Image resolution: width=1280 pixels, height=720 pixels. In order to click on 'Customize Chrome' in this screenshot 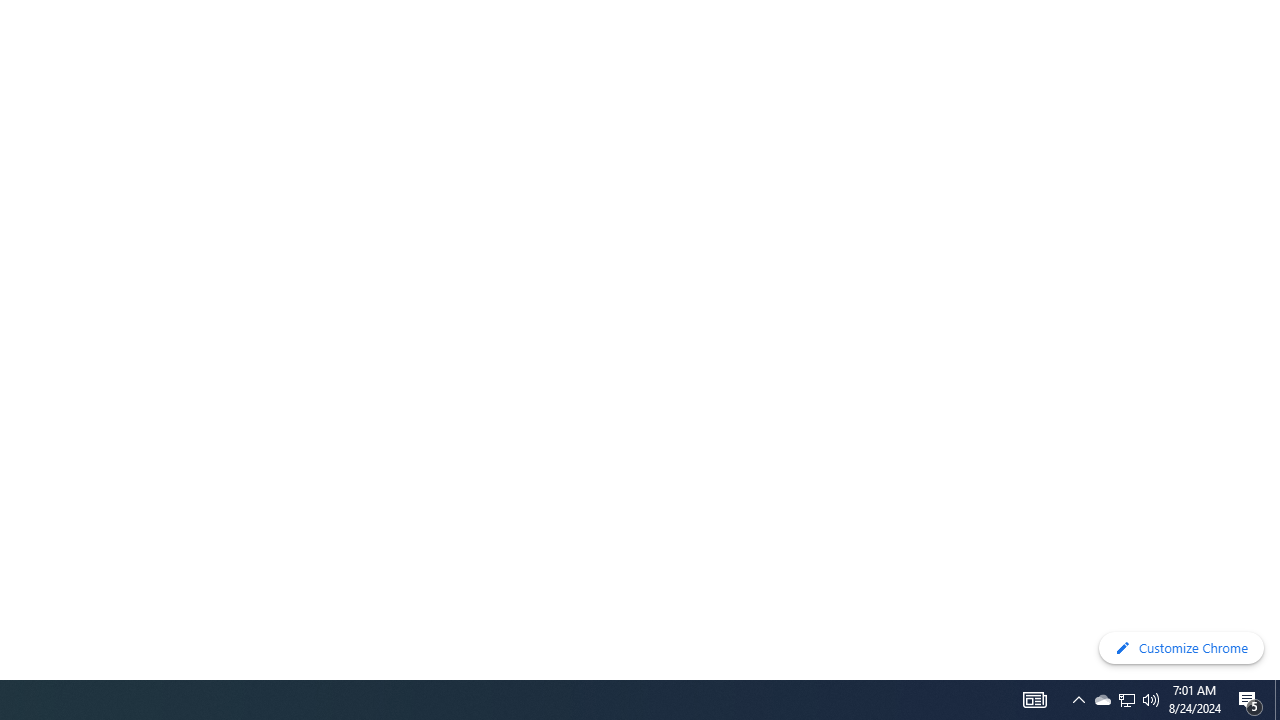, I will do `click(1181, 648)`.